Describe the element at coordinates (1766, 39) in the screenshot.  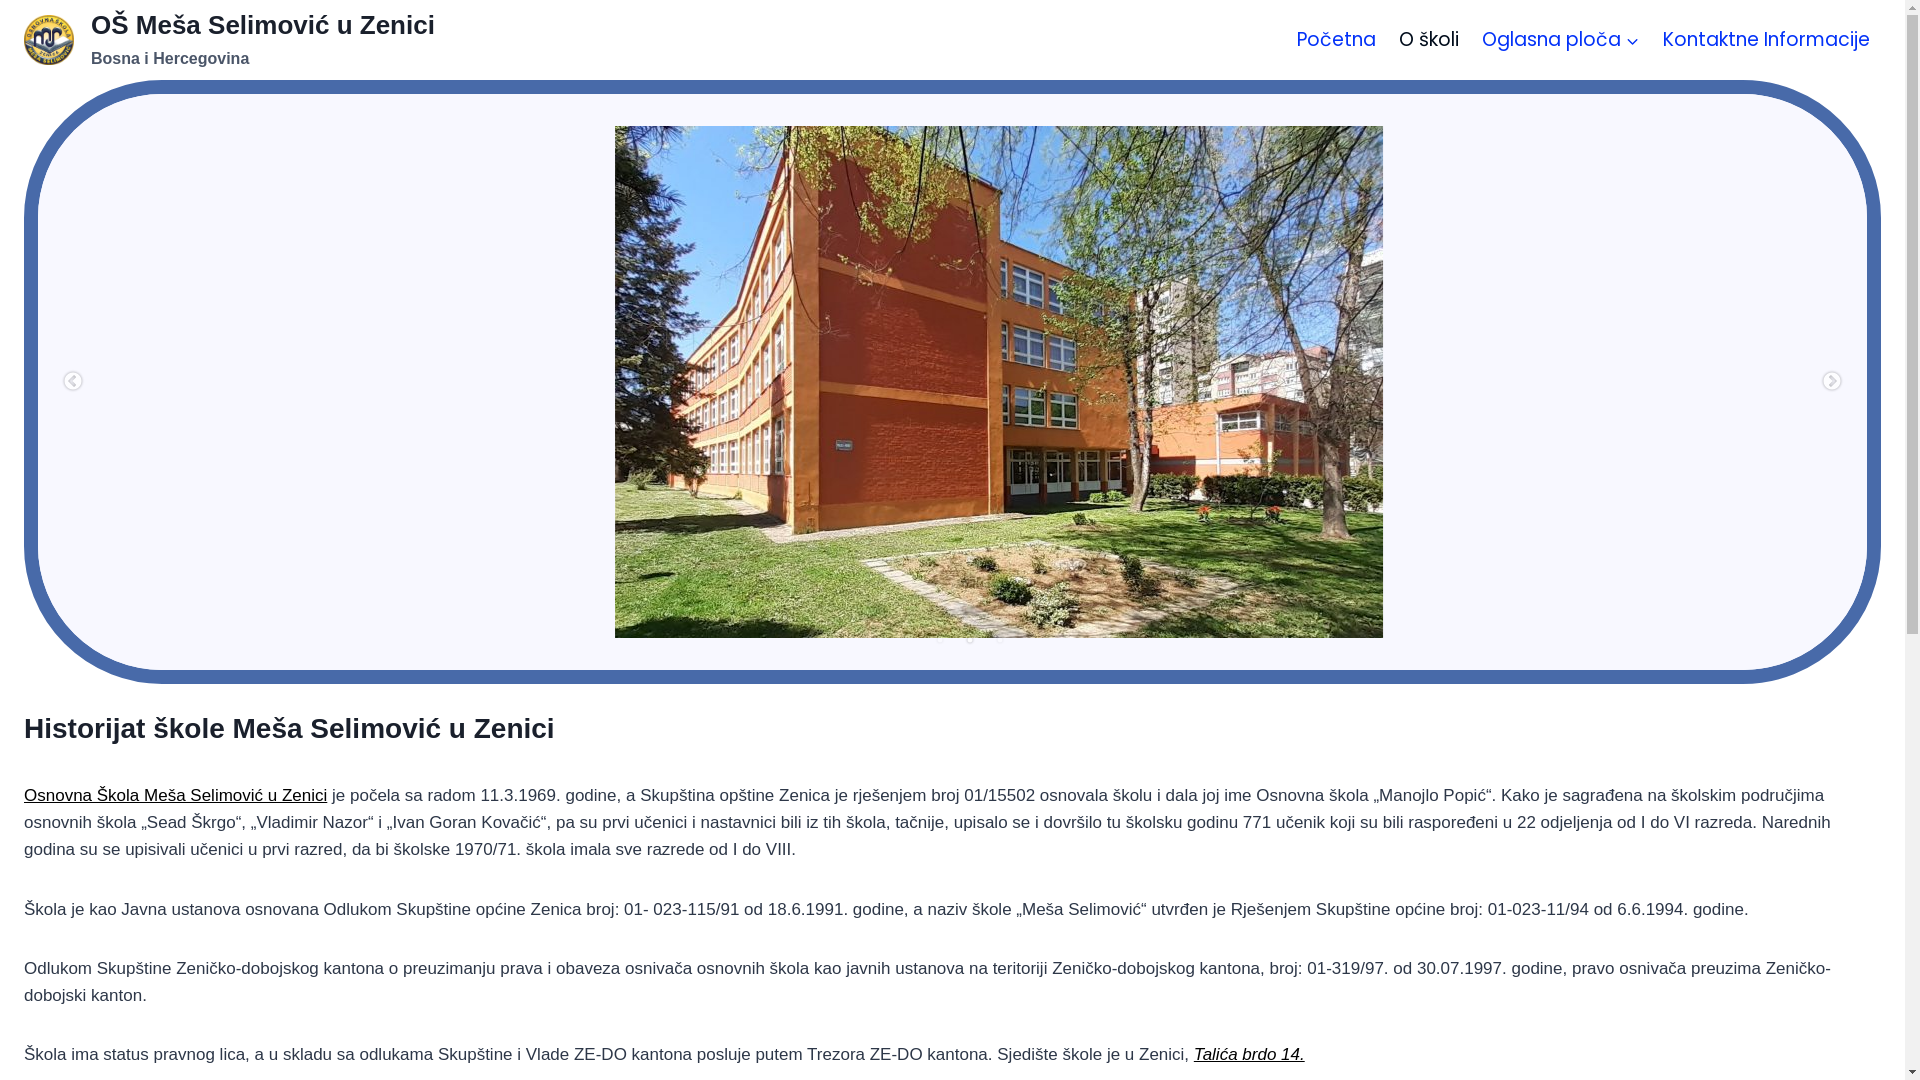
I see `'Kontaktne Informacije'` at that location.